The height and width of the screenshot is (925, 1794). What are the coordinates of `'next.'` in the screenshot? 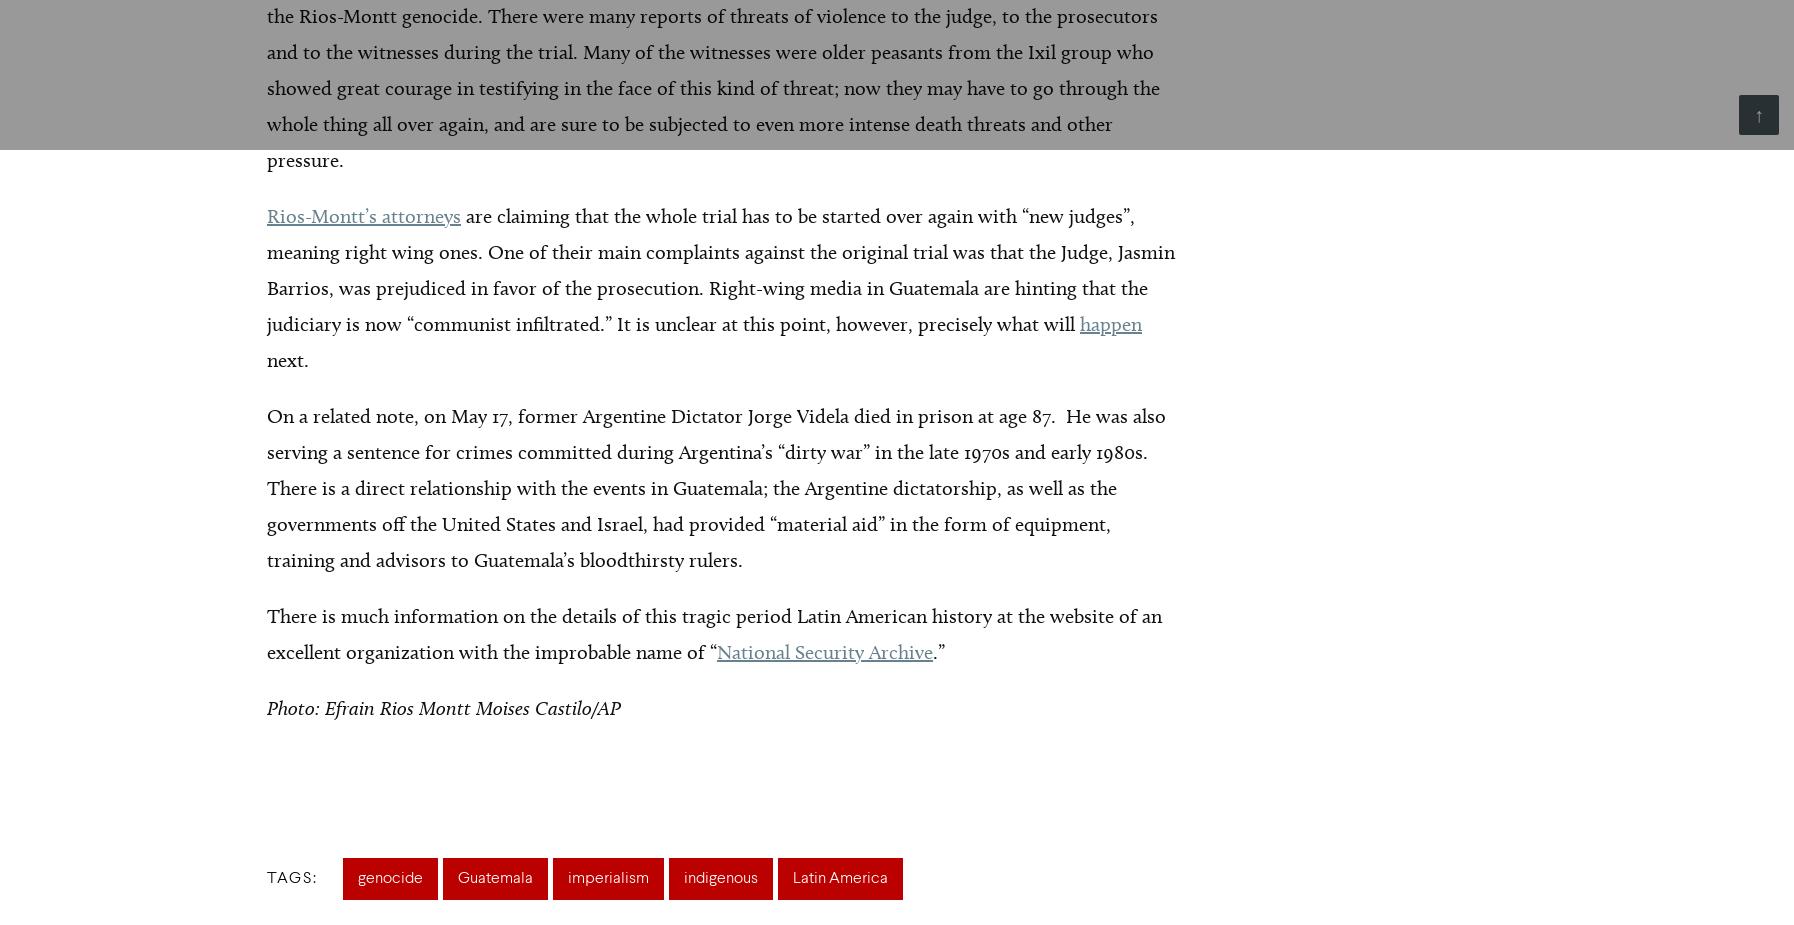 It's located at (286, 359).